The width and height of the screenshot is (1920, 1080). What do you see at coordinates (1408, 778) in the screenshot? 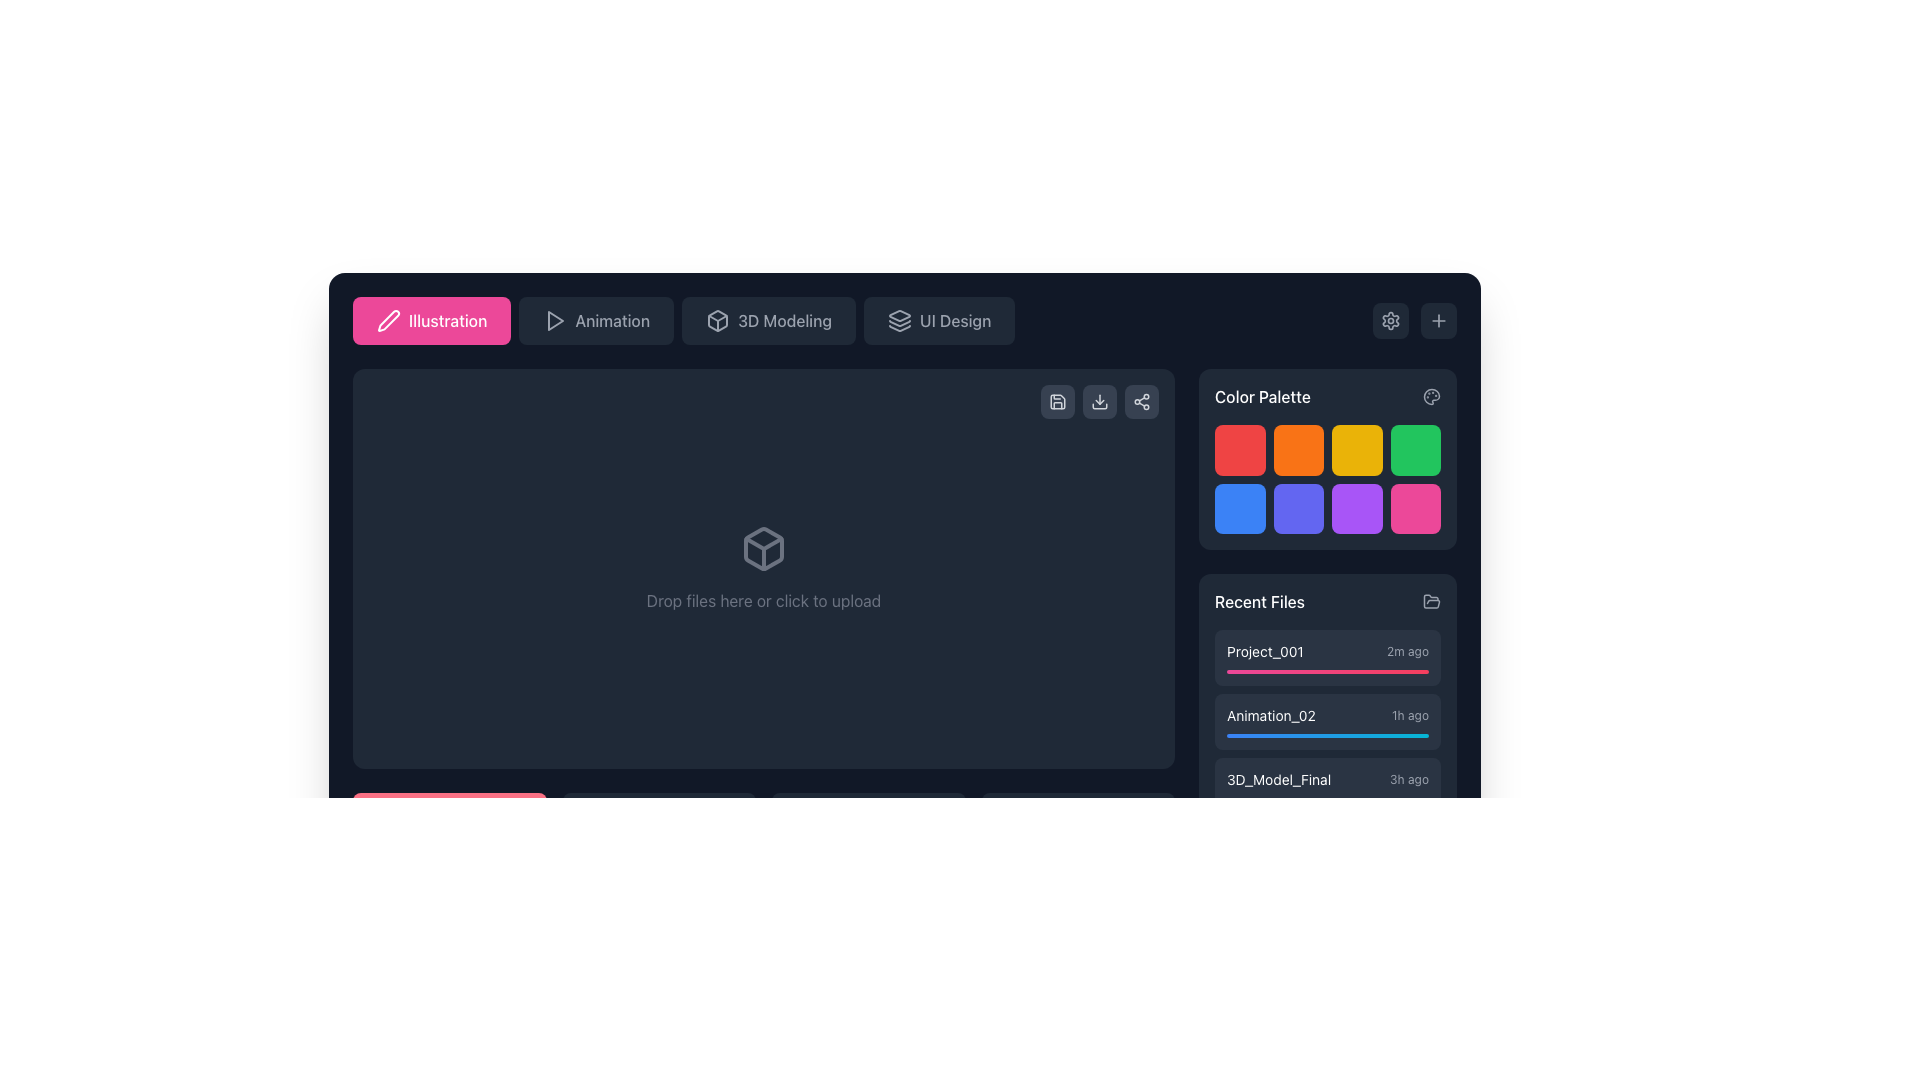
I see `the light gray text label displaying '3h ago', which is positioned to the right of the '3D_Model_Final' label in the 'Recent Files' section of the right sidebar` at bounding box center [1408, 778].